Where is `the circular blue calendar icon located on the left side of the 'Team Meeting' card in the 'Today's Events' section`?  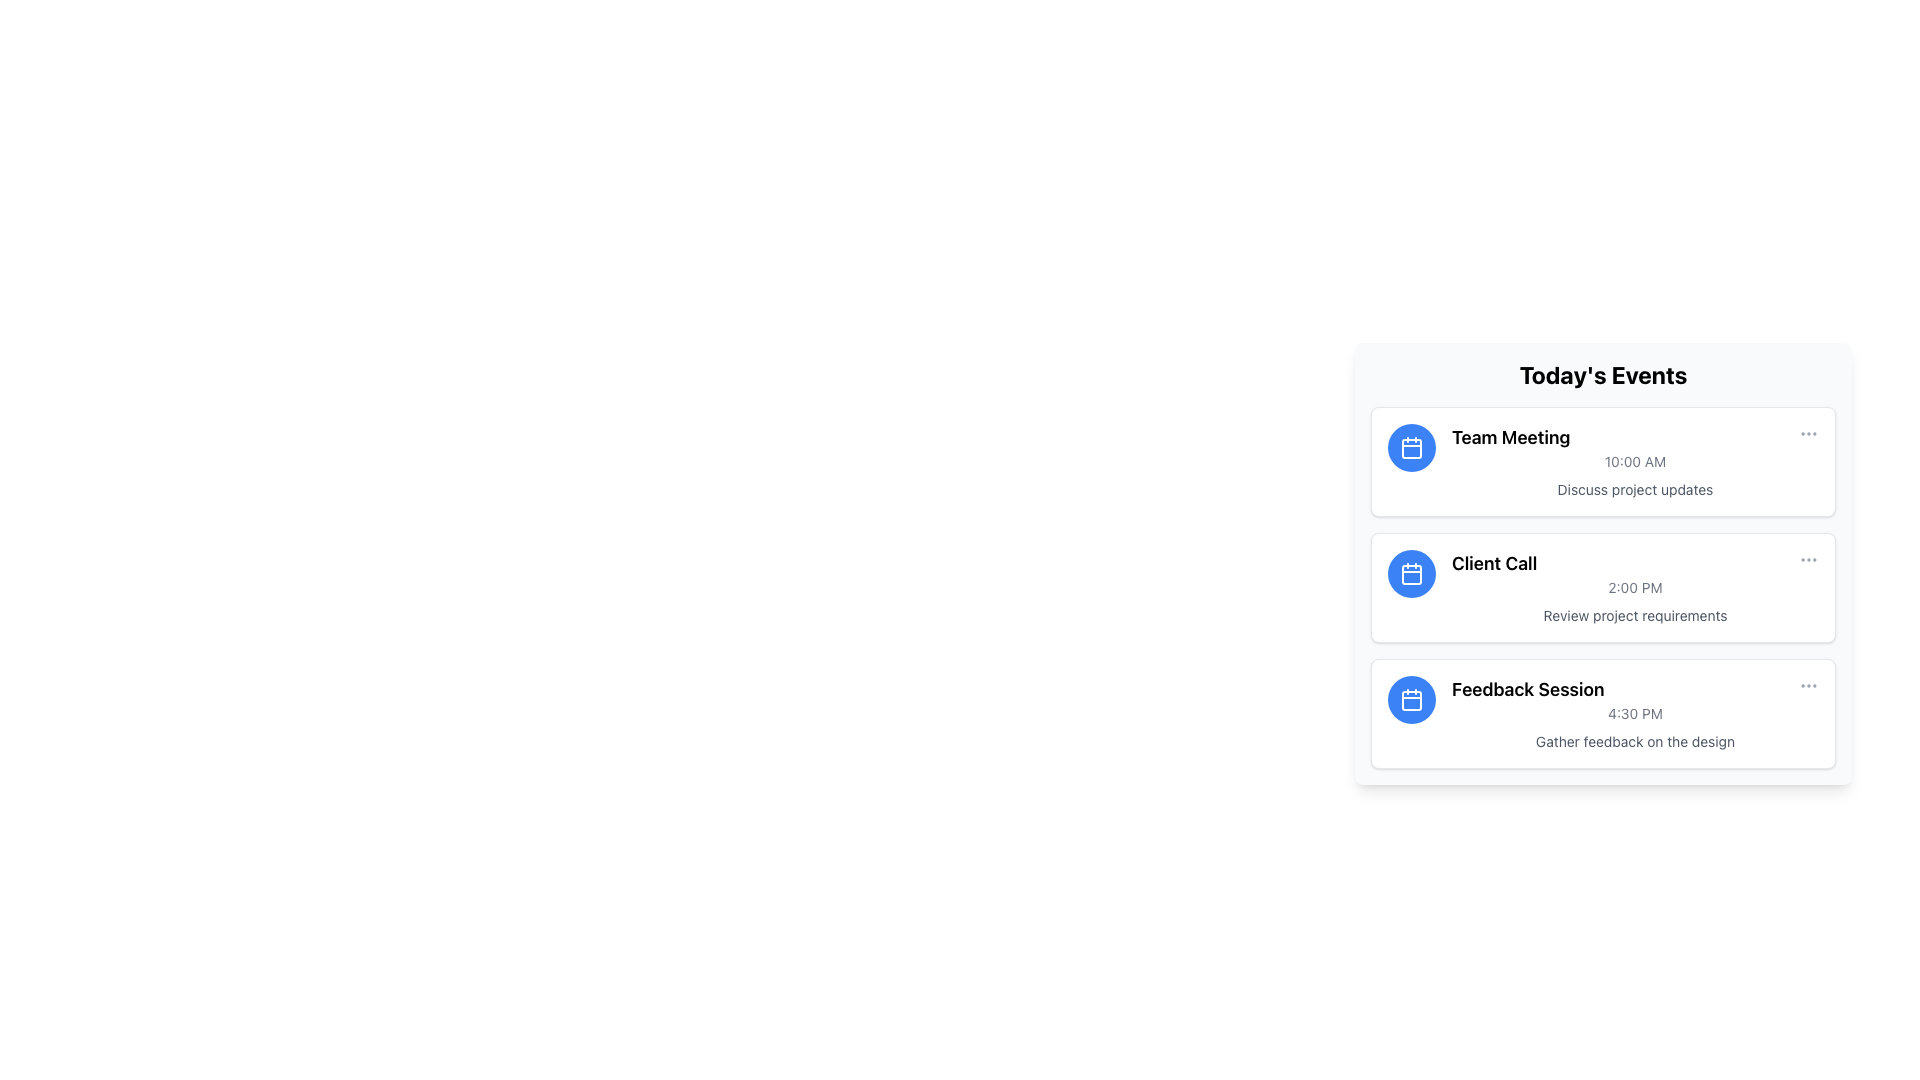 the circular blue calendar icon located on the left side of the 'Team Meeting' card in the 'Today's Events' section is located at coordinates (1410, 446).